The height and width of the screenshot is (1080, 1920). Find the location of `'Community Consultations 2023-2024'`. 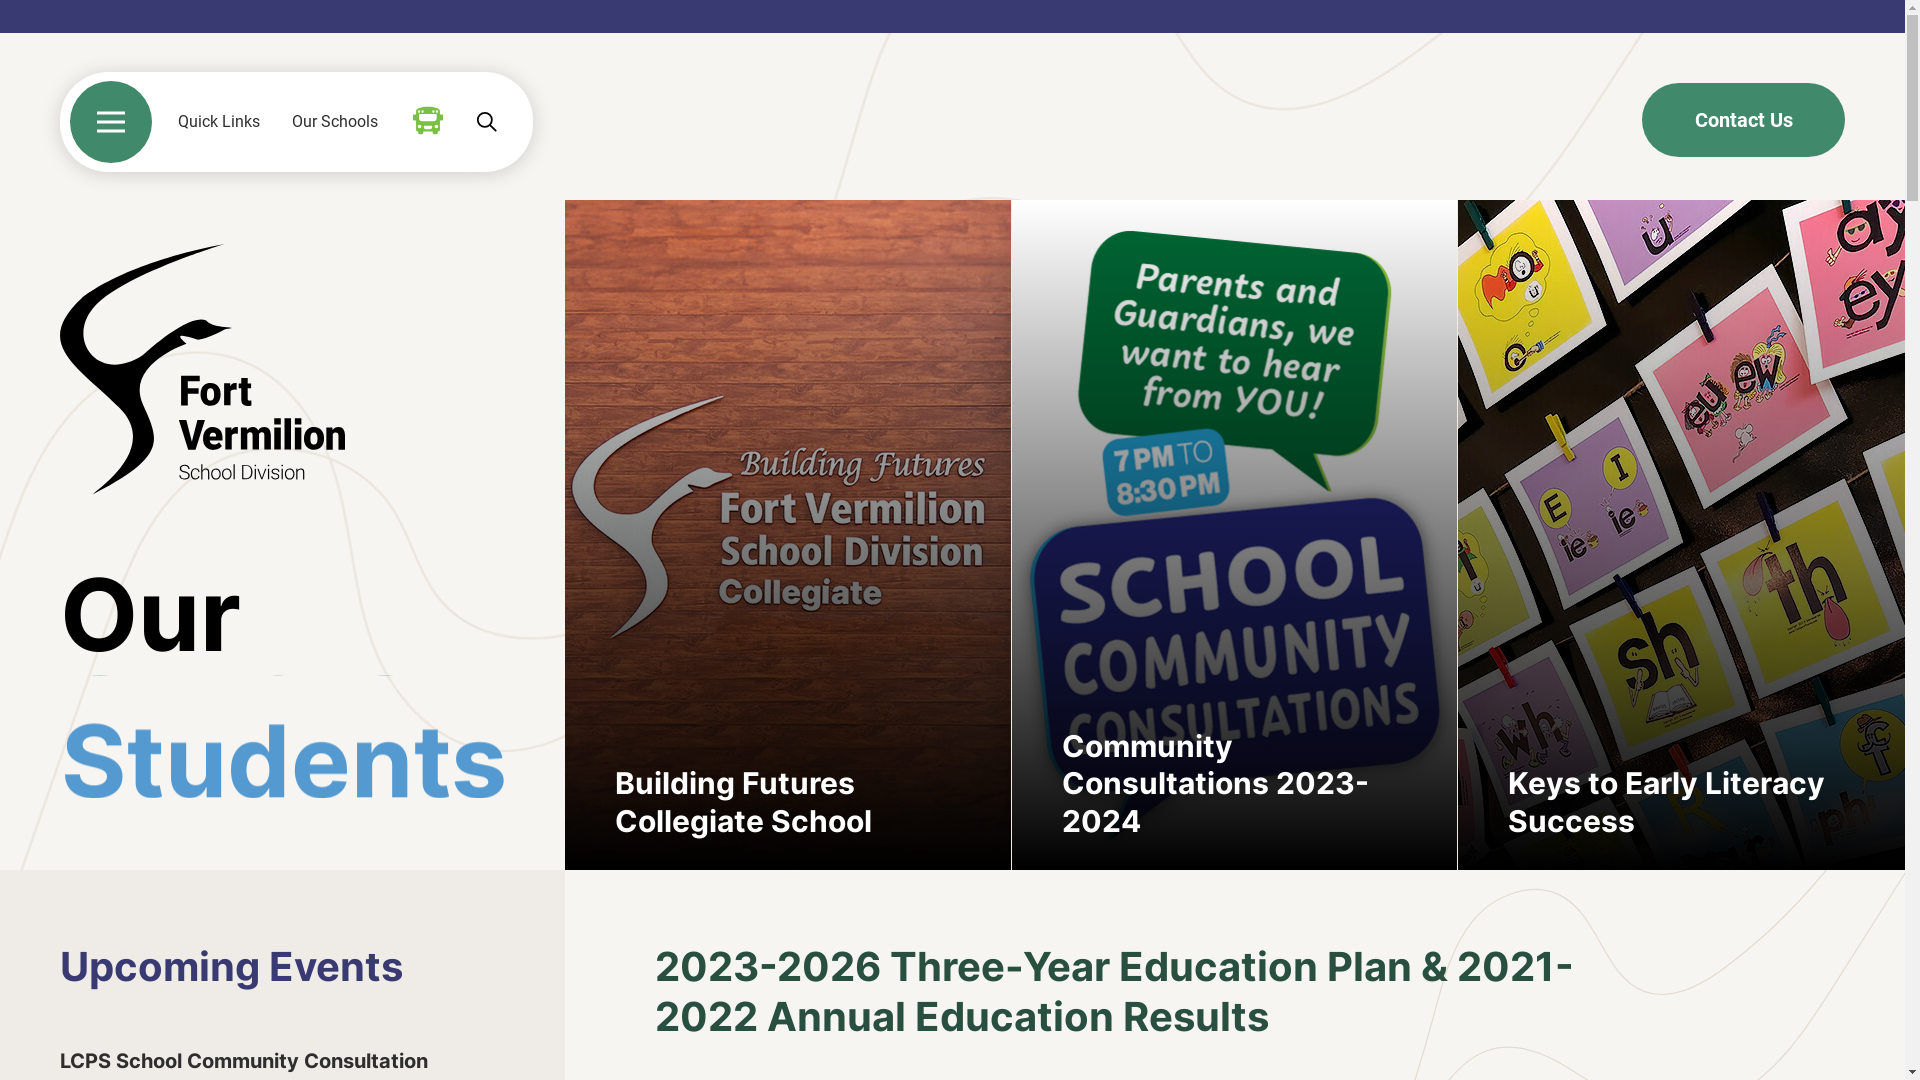

'Community Consultations 2023-2024' is located at coordinates (1233, 534).